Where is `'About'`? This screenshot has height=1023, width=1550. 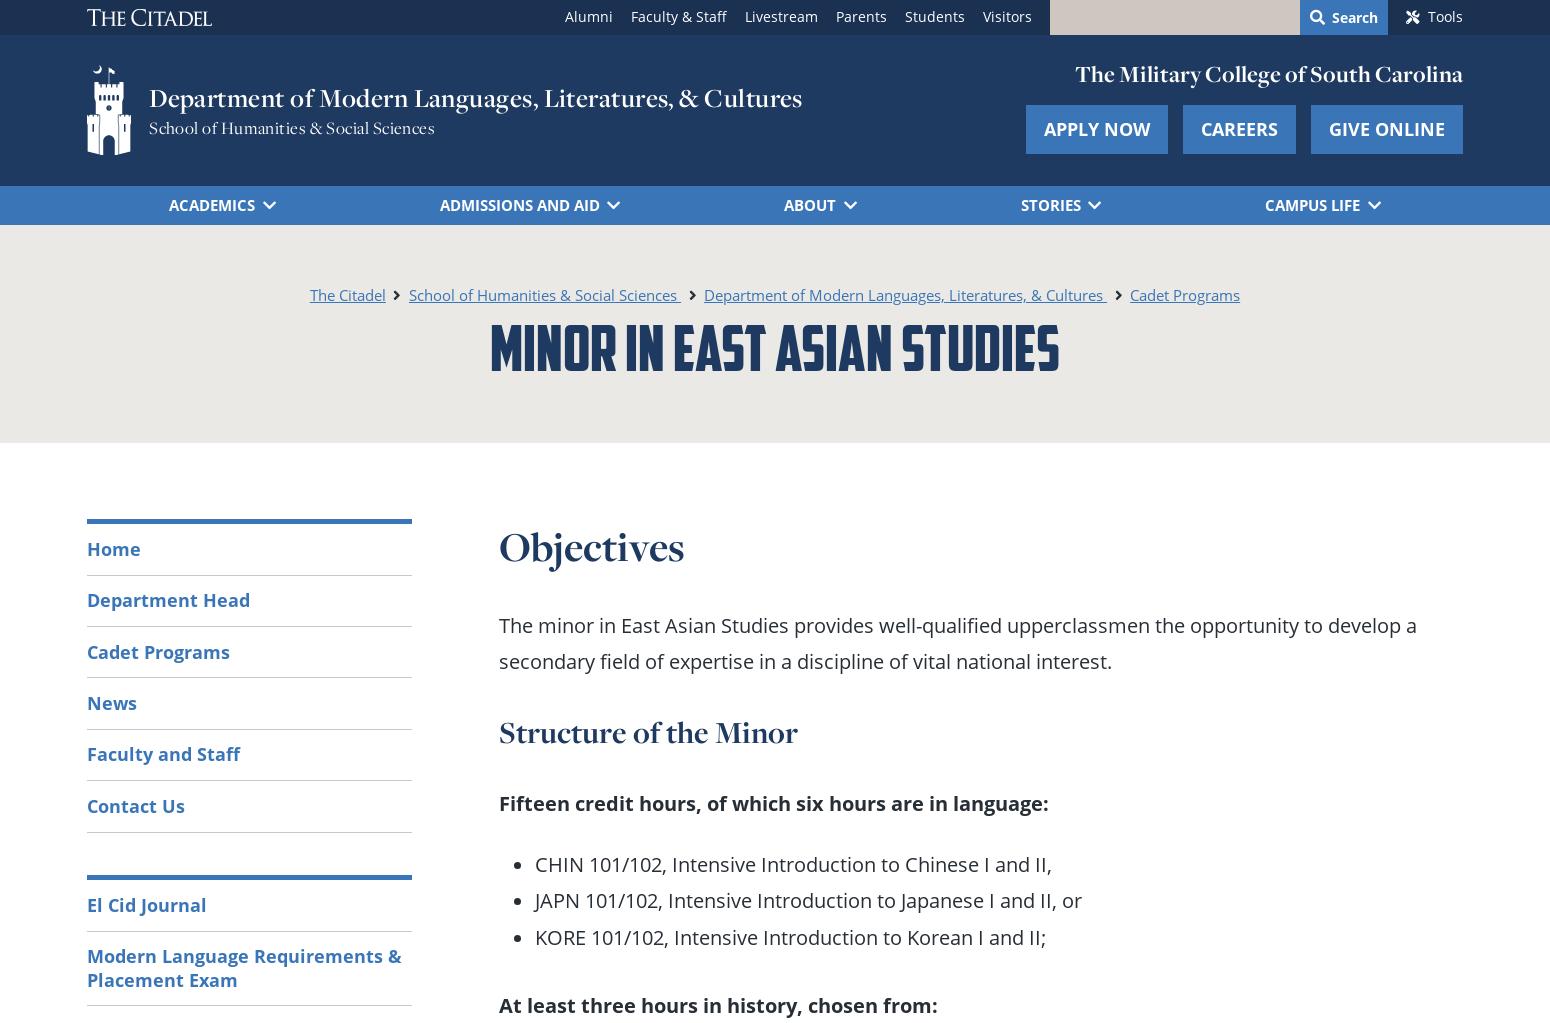 'About' is located at coordinates (809, 202).